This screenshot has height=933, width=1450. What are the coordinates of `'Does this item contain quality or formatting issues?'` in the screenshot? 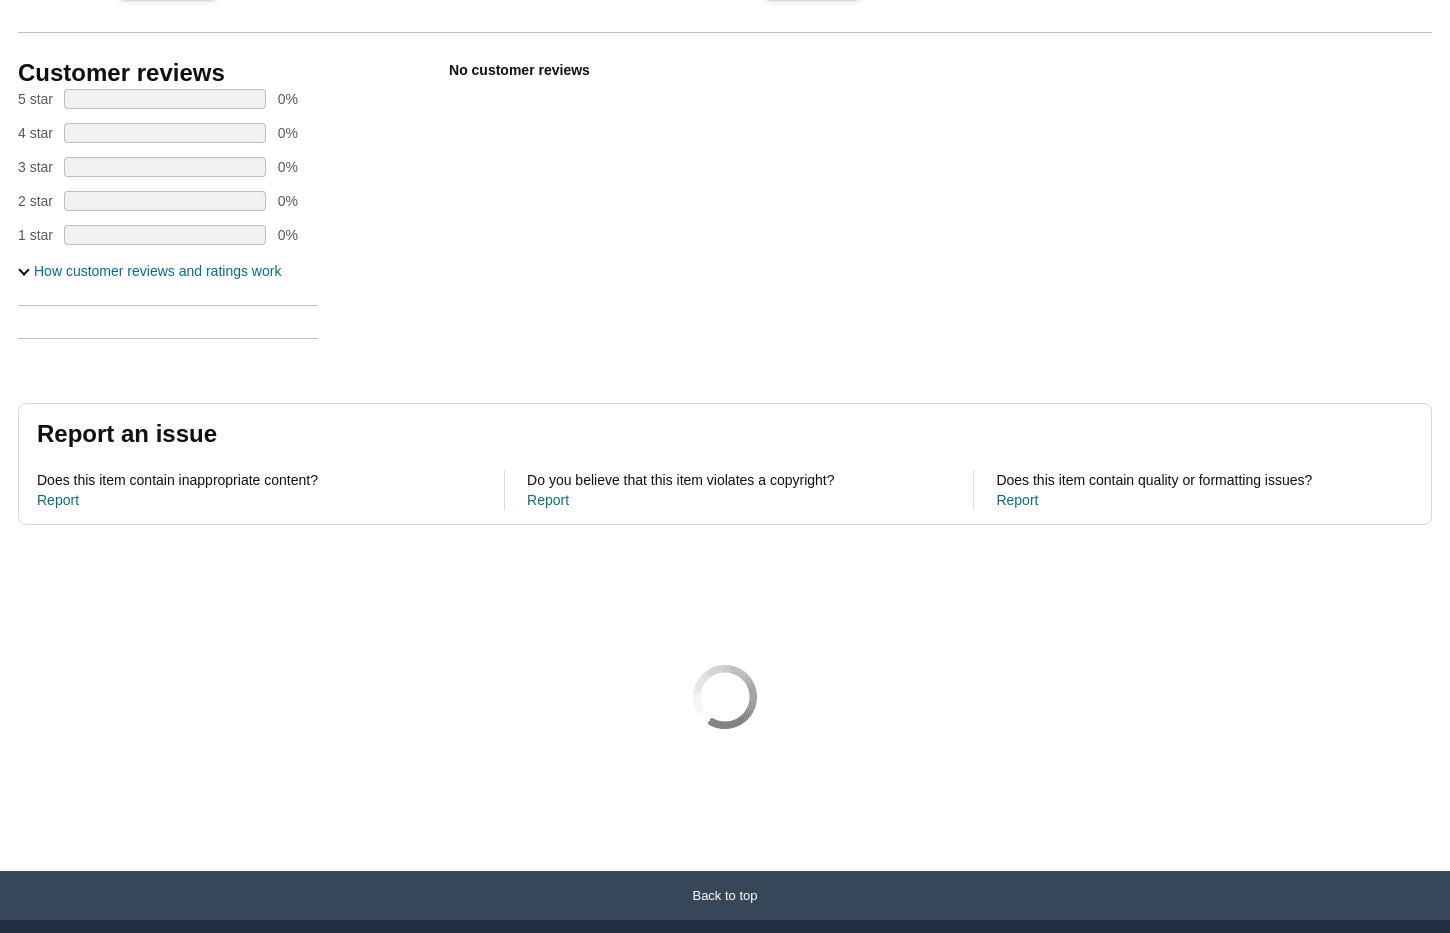 It's located at (996, 480).